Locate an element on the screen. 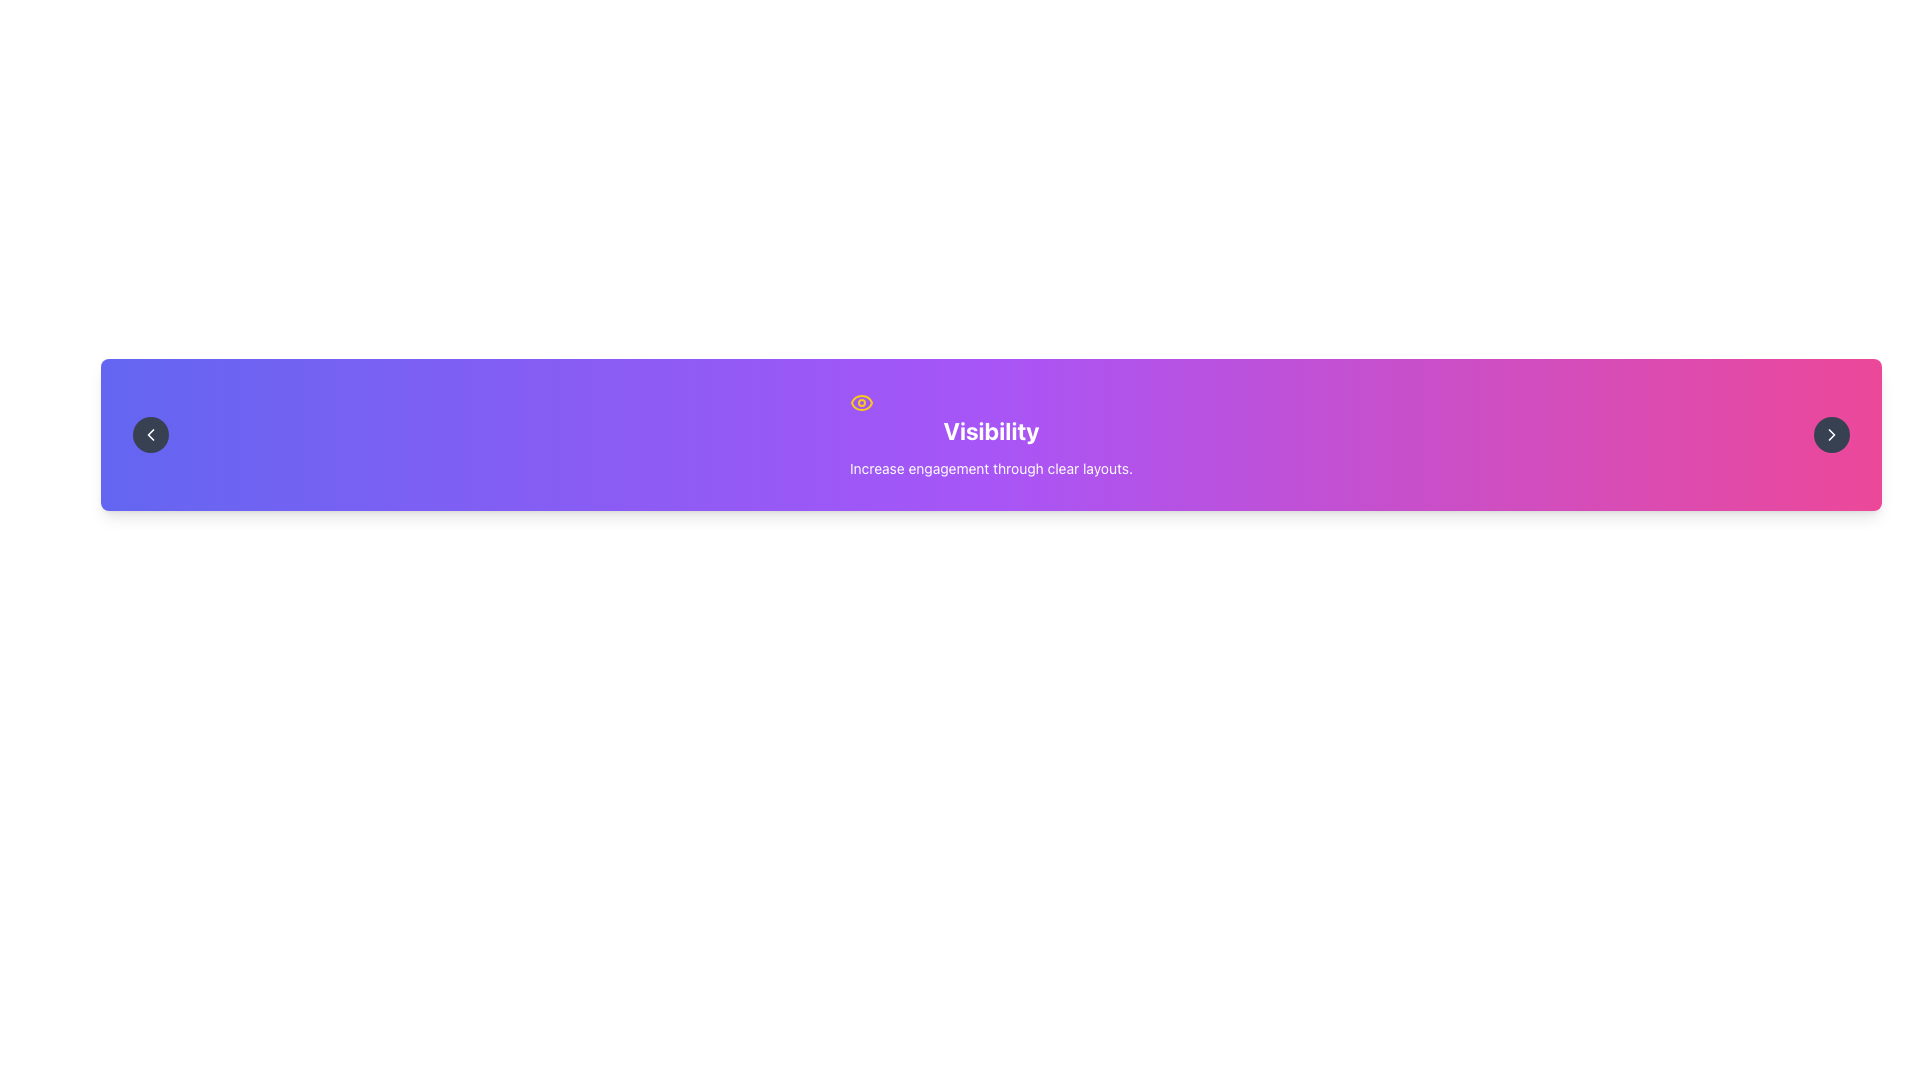  the yellow eye icon, which is circular in shape and positioned above the title text 'Visibility' is located at coordinates (861, 402).